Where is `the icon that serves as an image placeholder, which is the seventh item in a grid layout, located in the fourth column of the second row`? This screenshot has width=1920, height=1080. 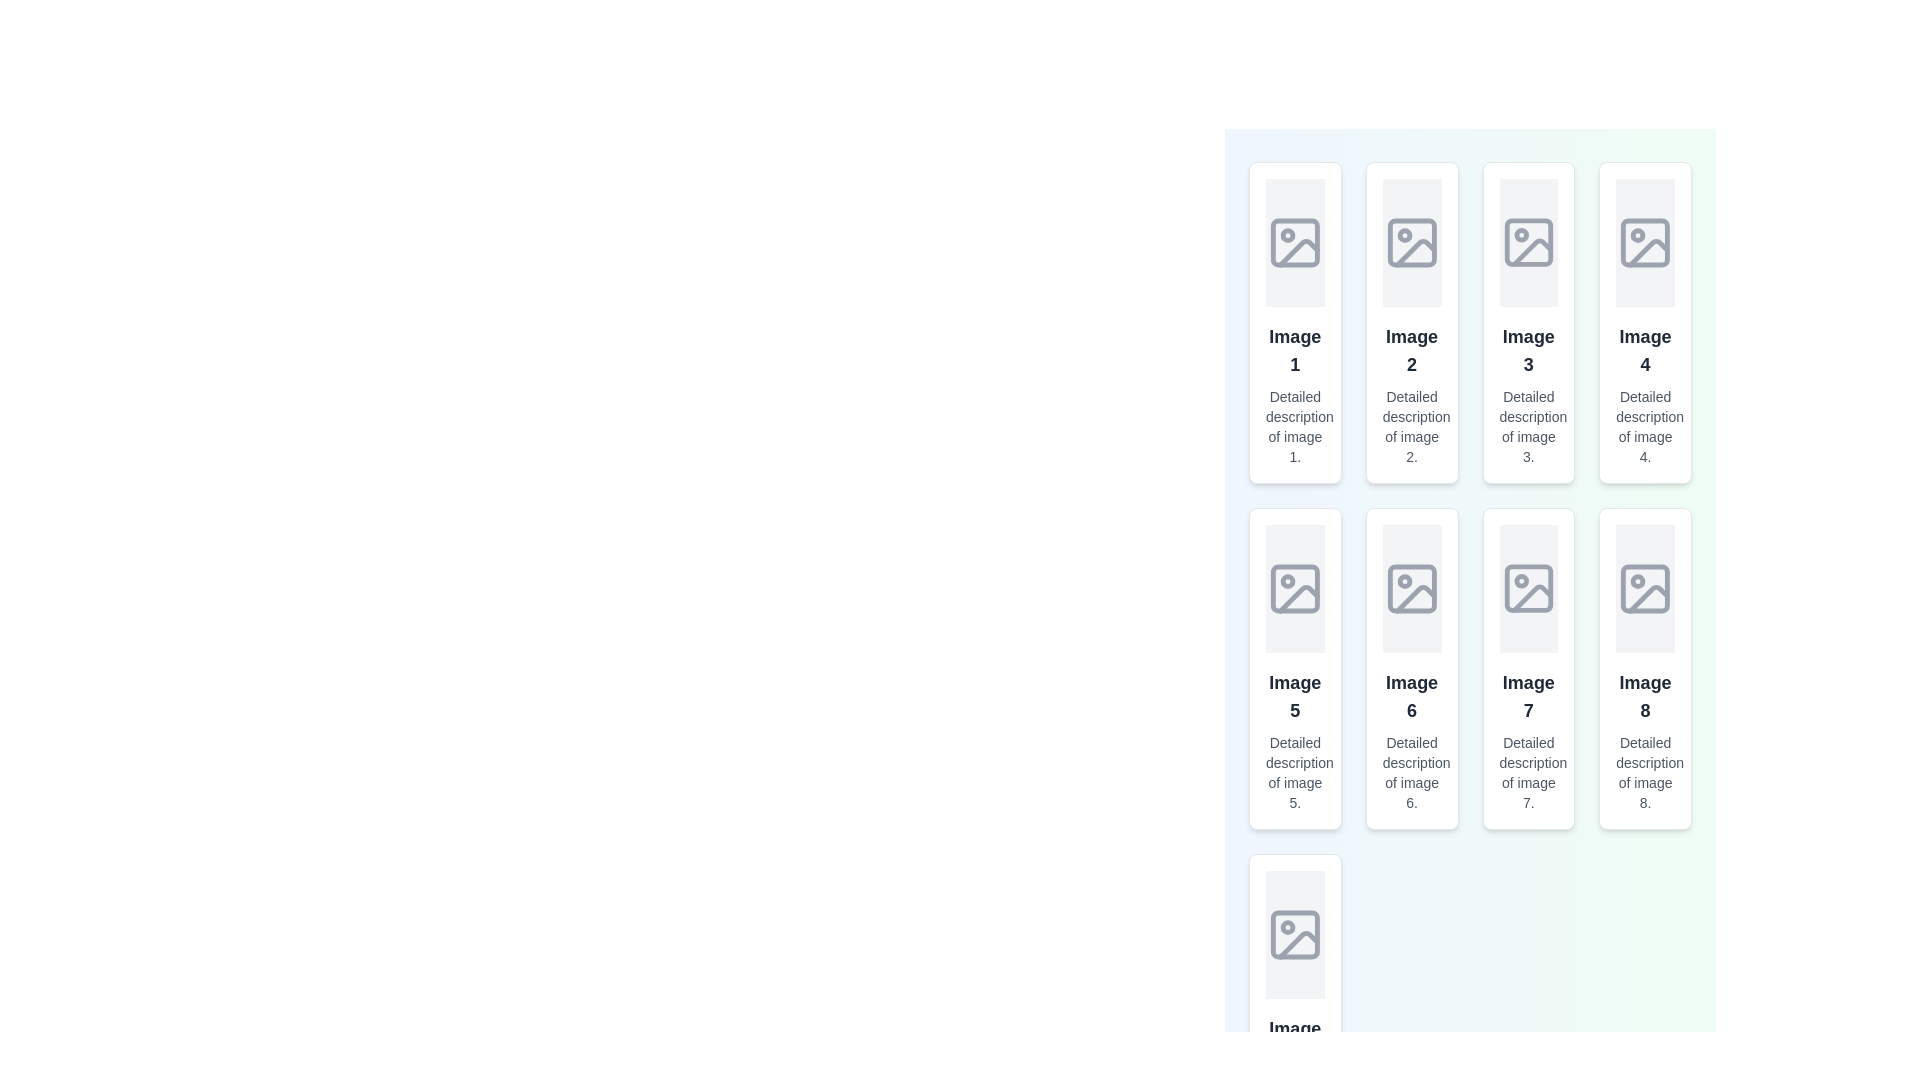
the icon that serves as an image placeholder, which is the seventh item in a grid layout, located in the fourth column of the second row is located at coordinates (1527, 588).